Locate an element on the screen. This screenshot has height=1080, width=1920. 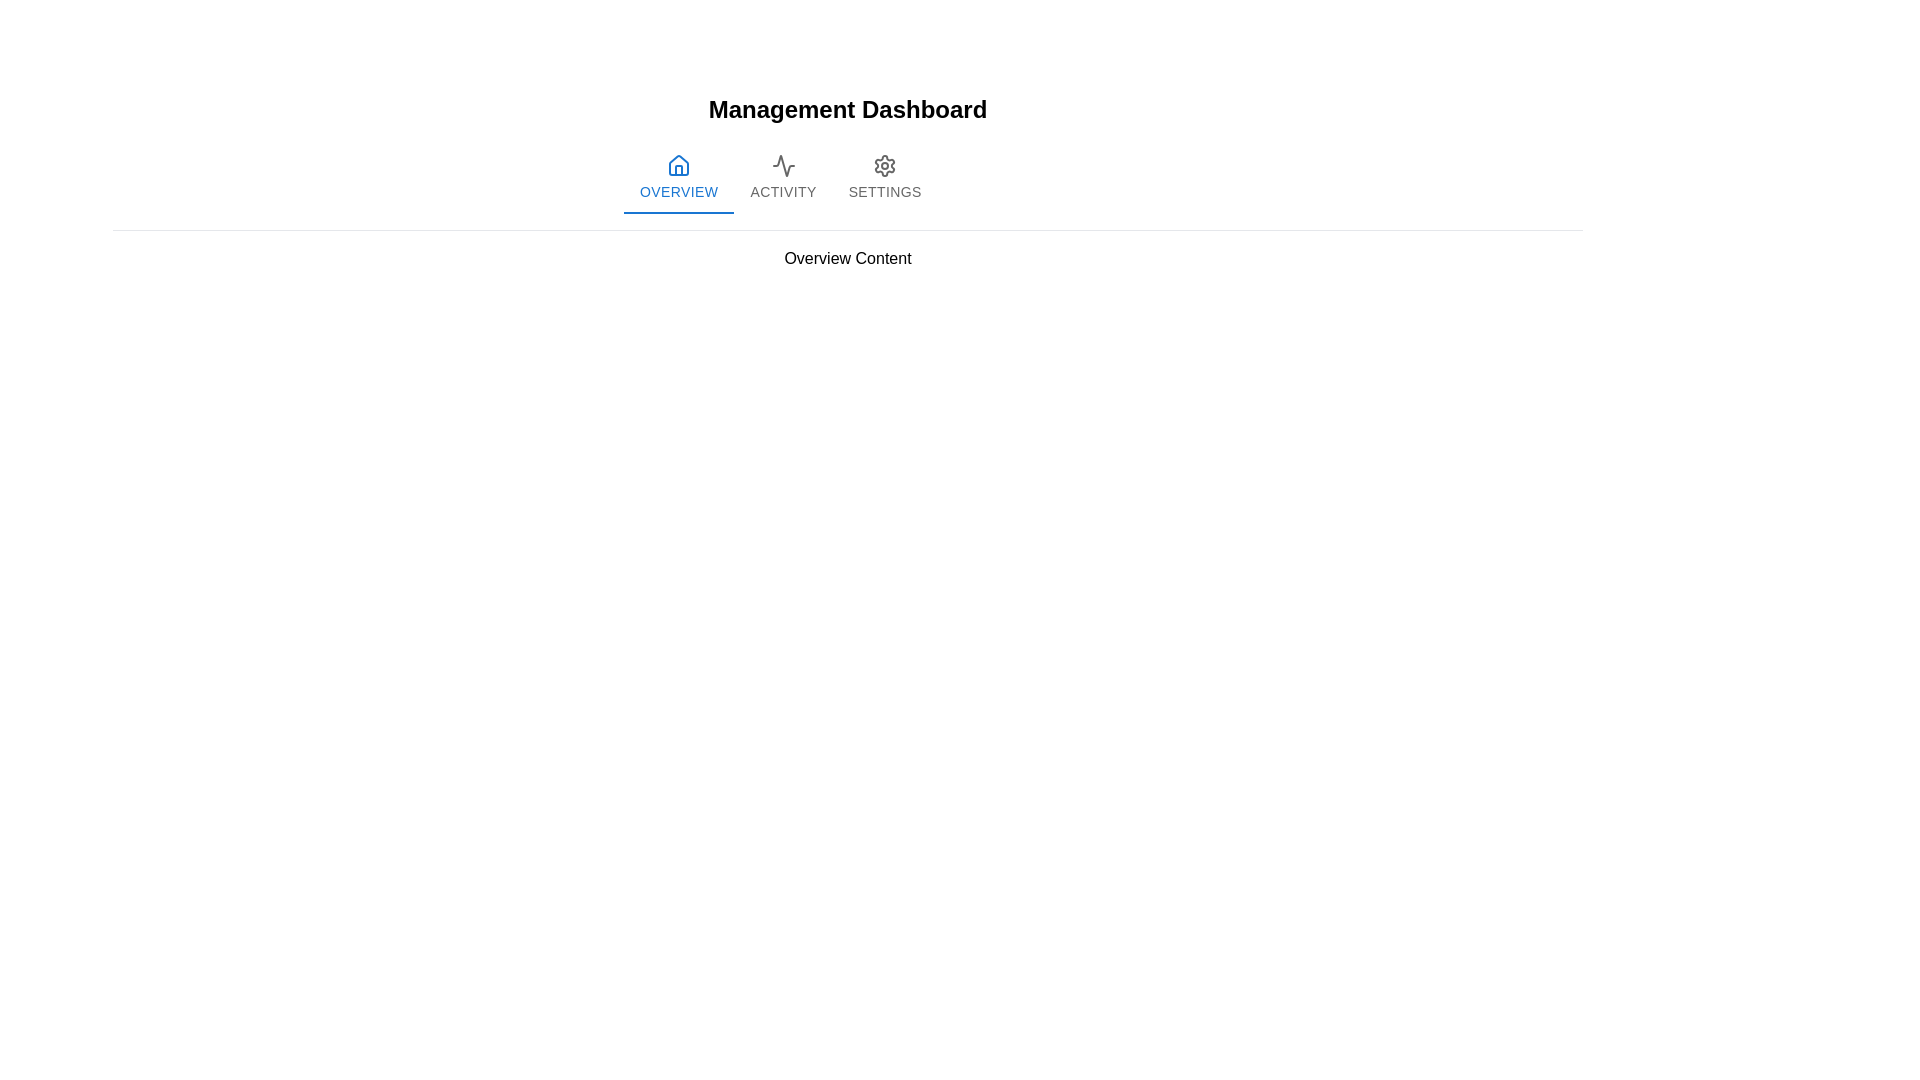
the blue home-shaped icon in the top navigation bar is located at coordinates (679, 165).